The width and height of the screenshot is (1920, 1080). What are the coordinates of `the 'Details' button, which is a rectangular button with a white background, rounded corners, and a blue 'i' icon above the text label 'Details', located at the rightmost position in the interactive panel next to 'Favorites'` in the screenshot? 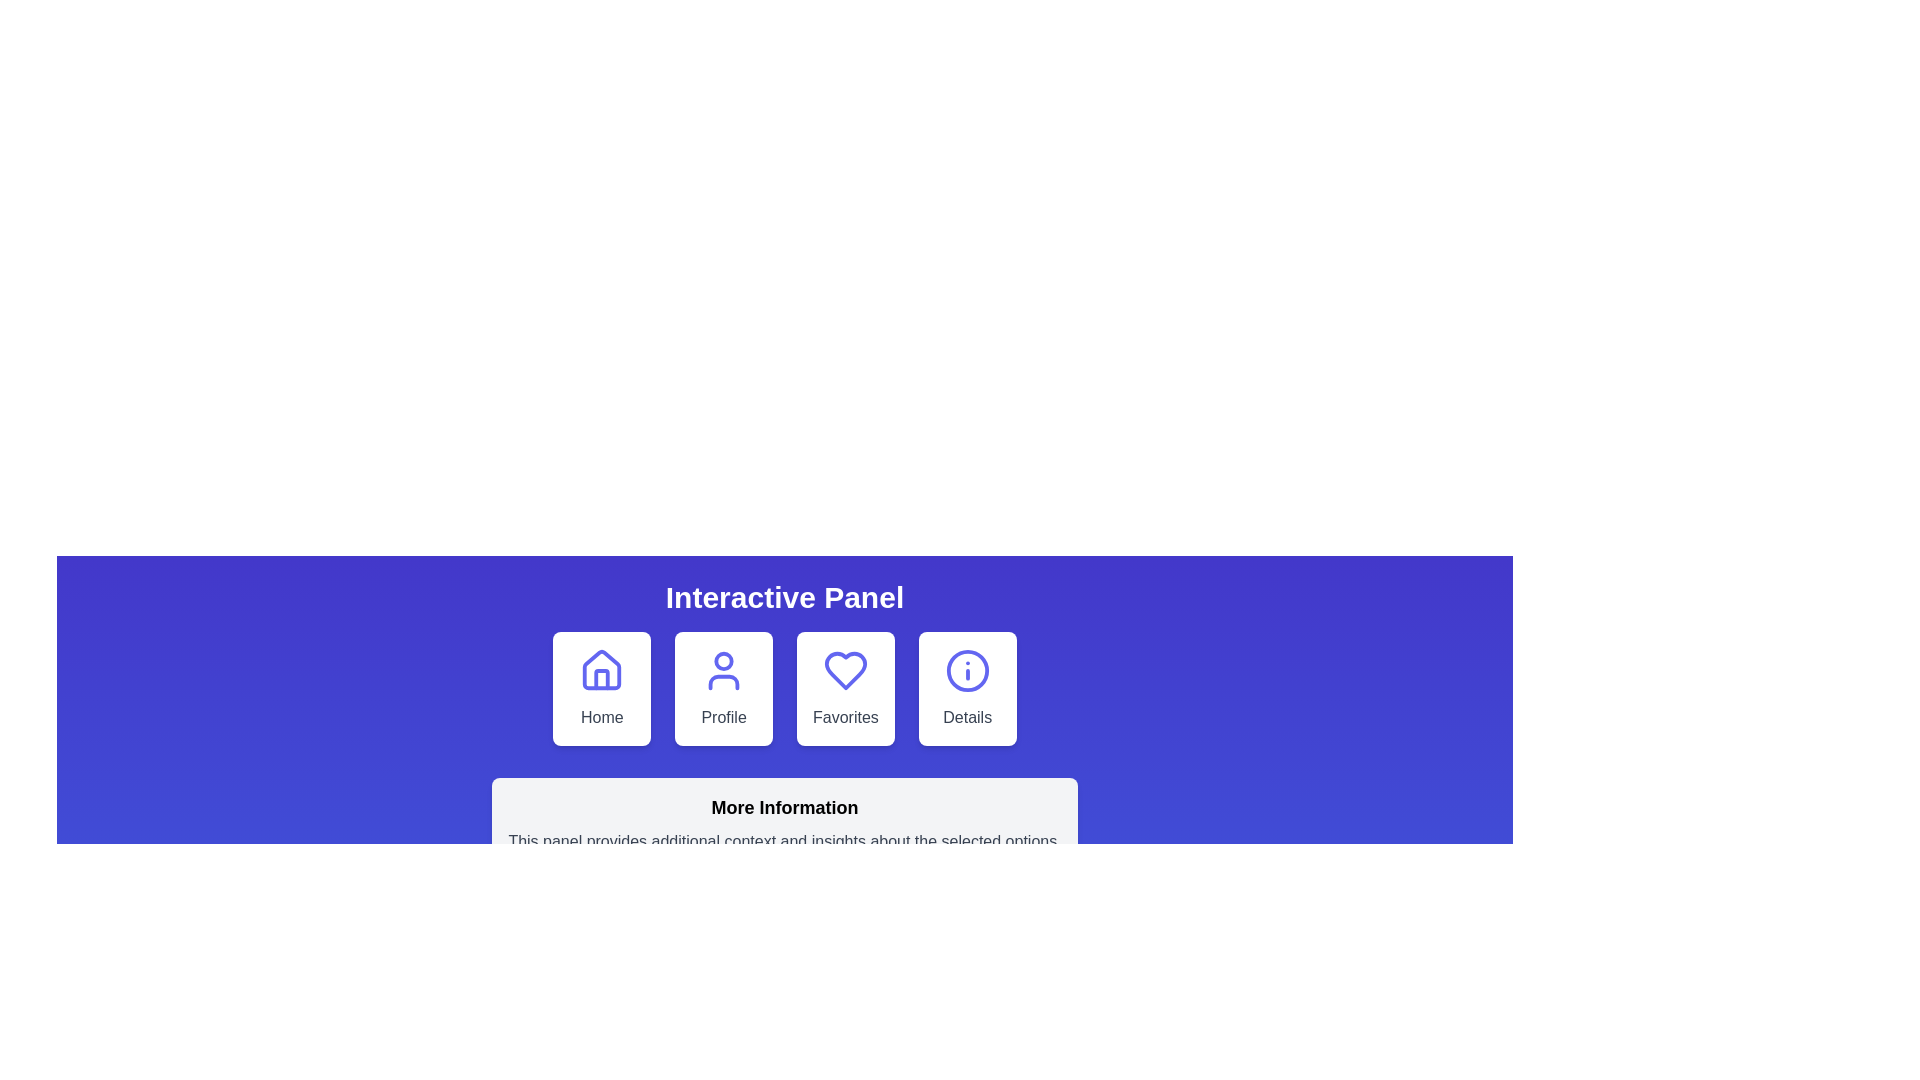 It's located at (967, 688).